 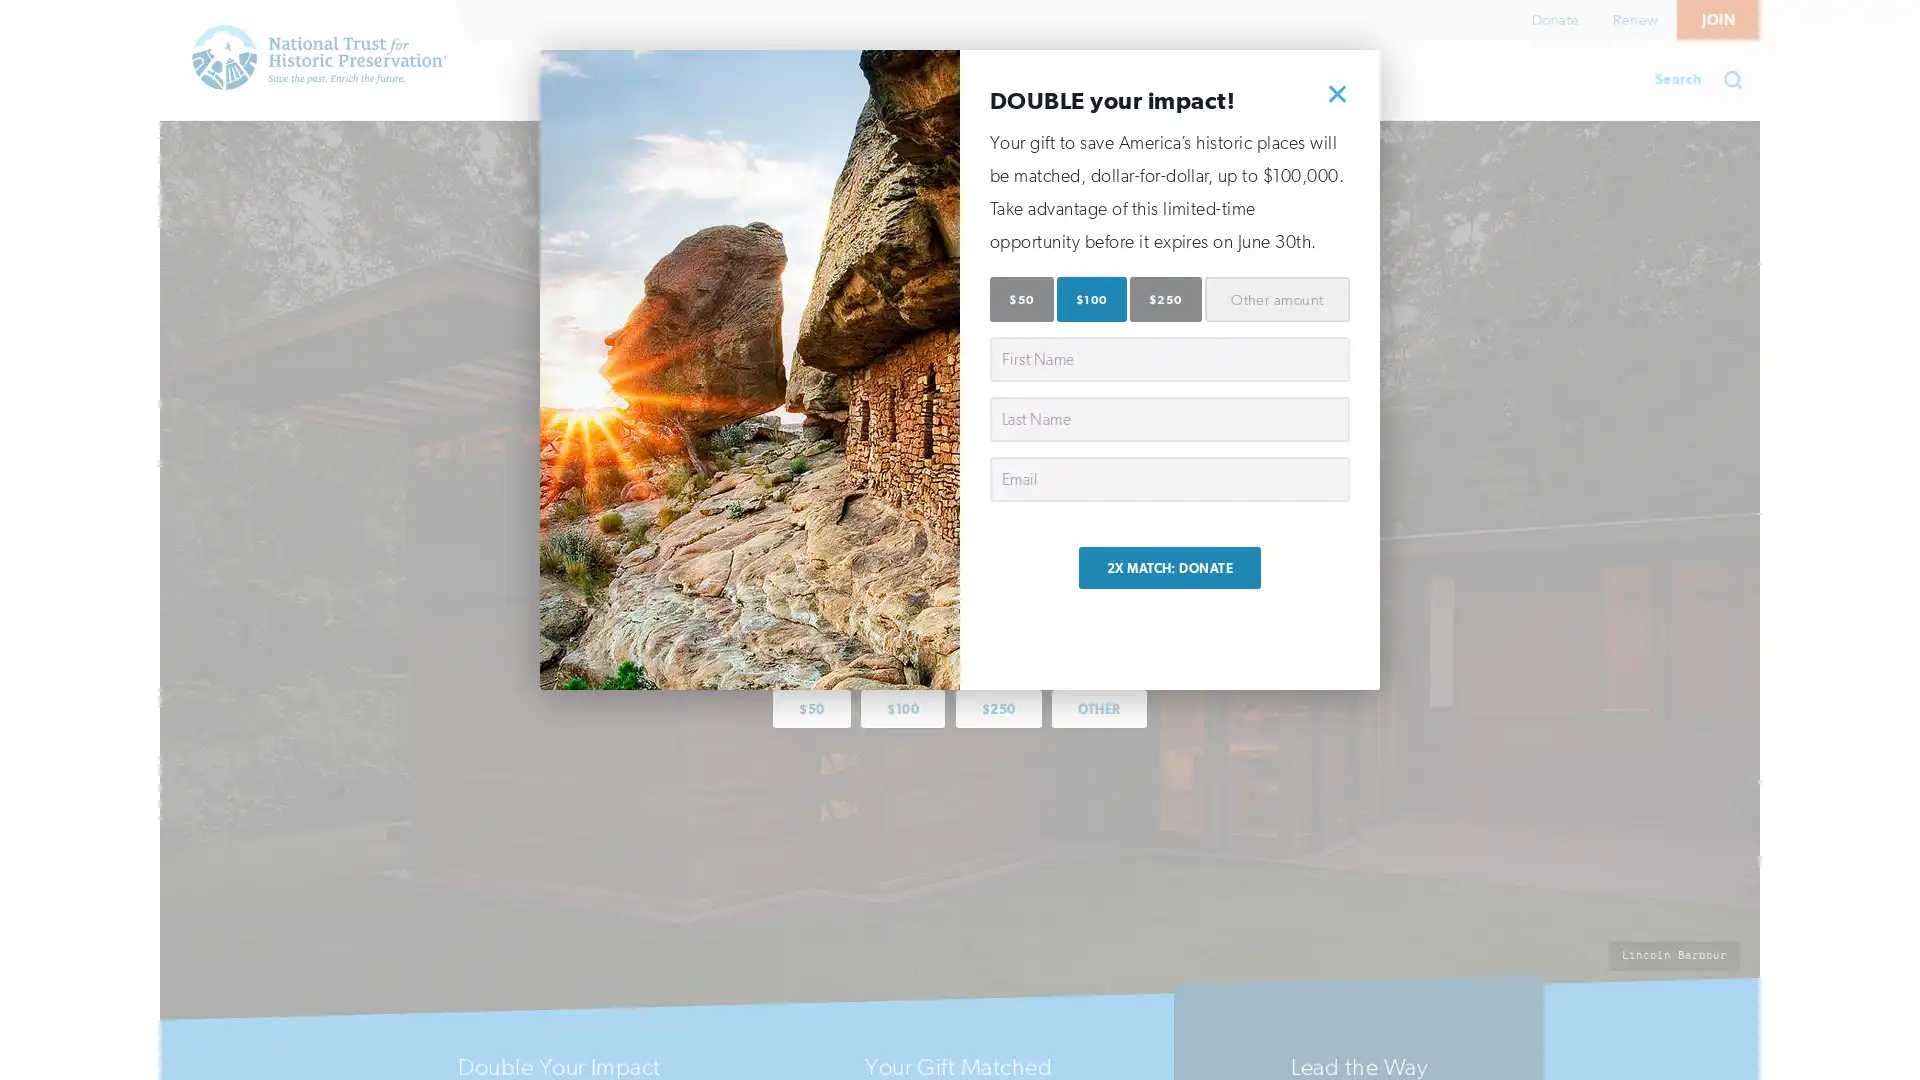 I want to click on Open Support section of the nav, so click(x=1127, y=79).